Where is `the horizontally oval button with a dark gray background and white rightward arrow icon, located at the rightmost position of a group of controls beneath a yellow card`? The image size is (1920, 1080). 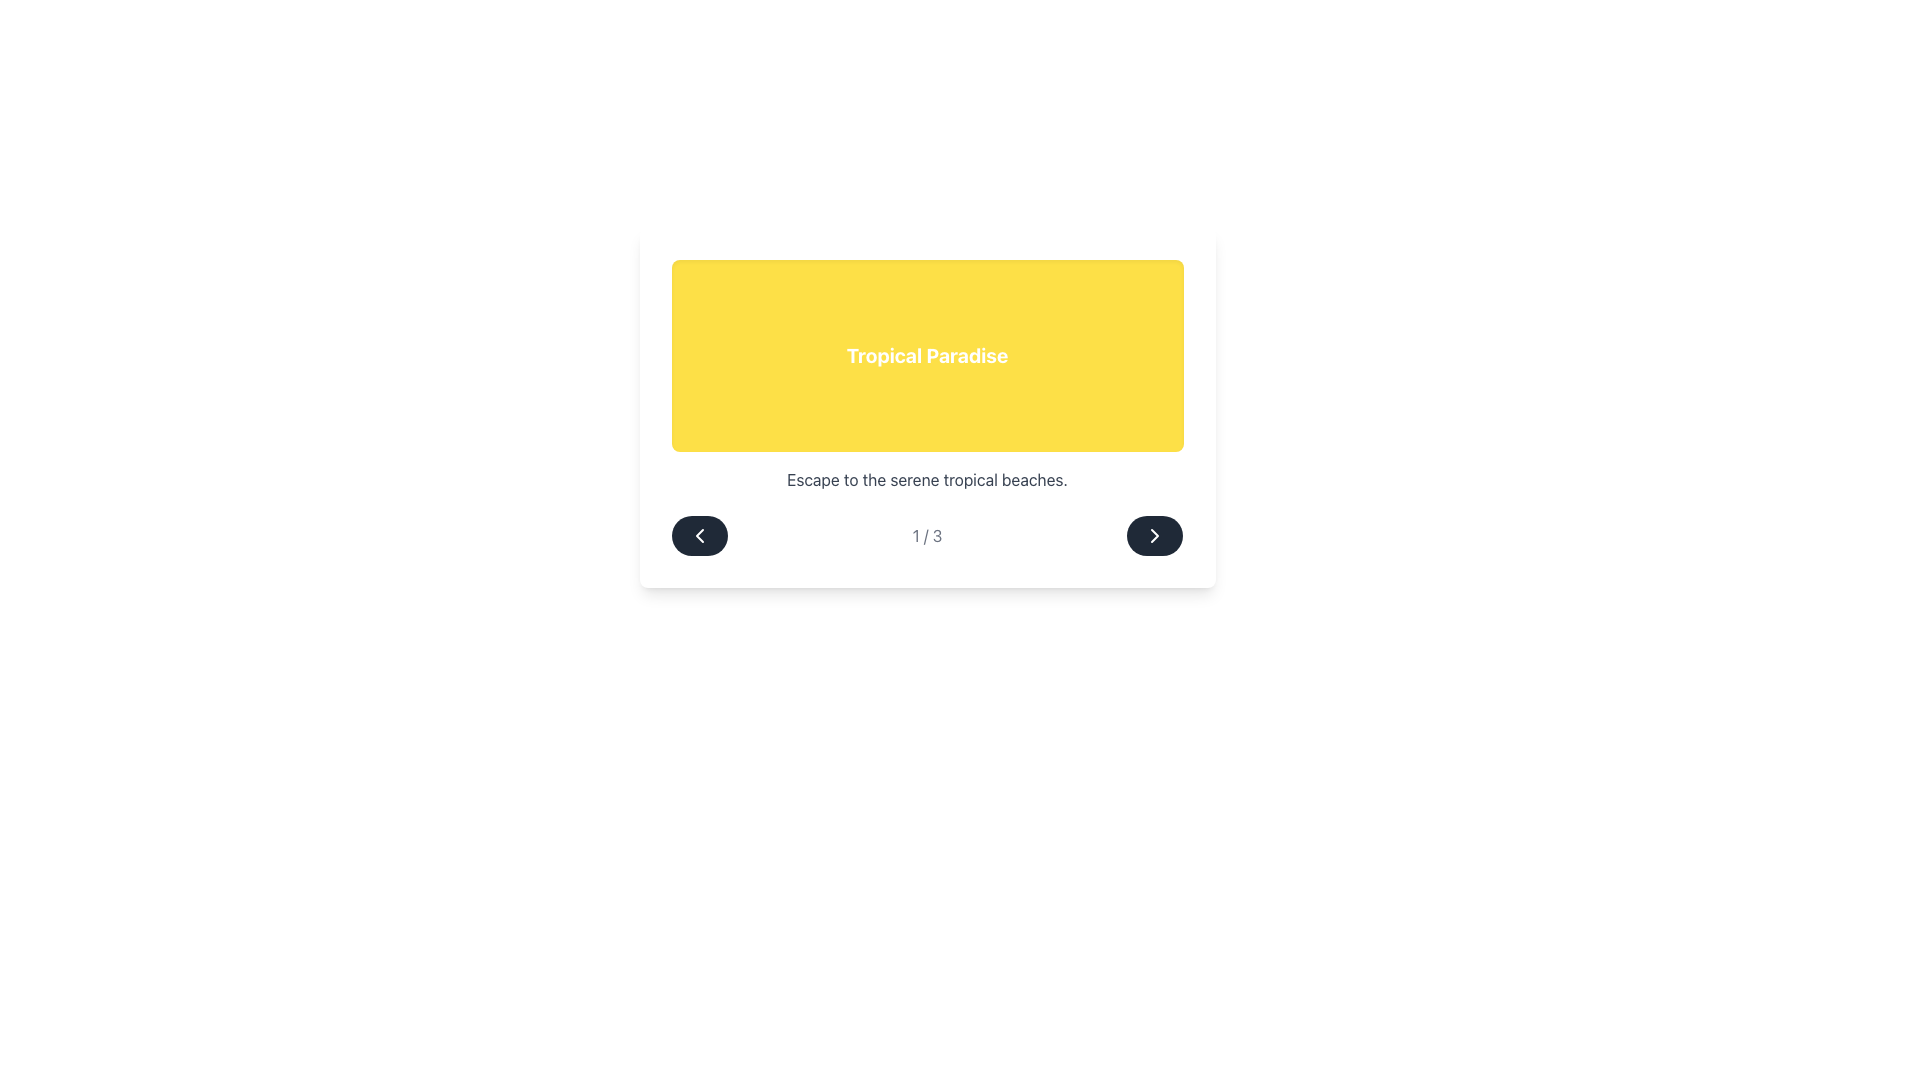
the horizontally oval button with a dark gray background and white rightward arrow icon, located at the rightmost position of a group of controls beneath a yellow card is located at coordinates (1155, 535).